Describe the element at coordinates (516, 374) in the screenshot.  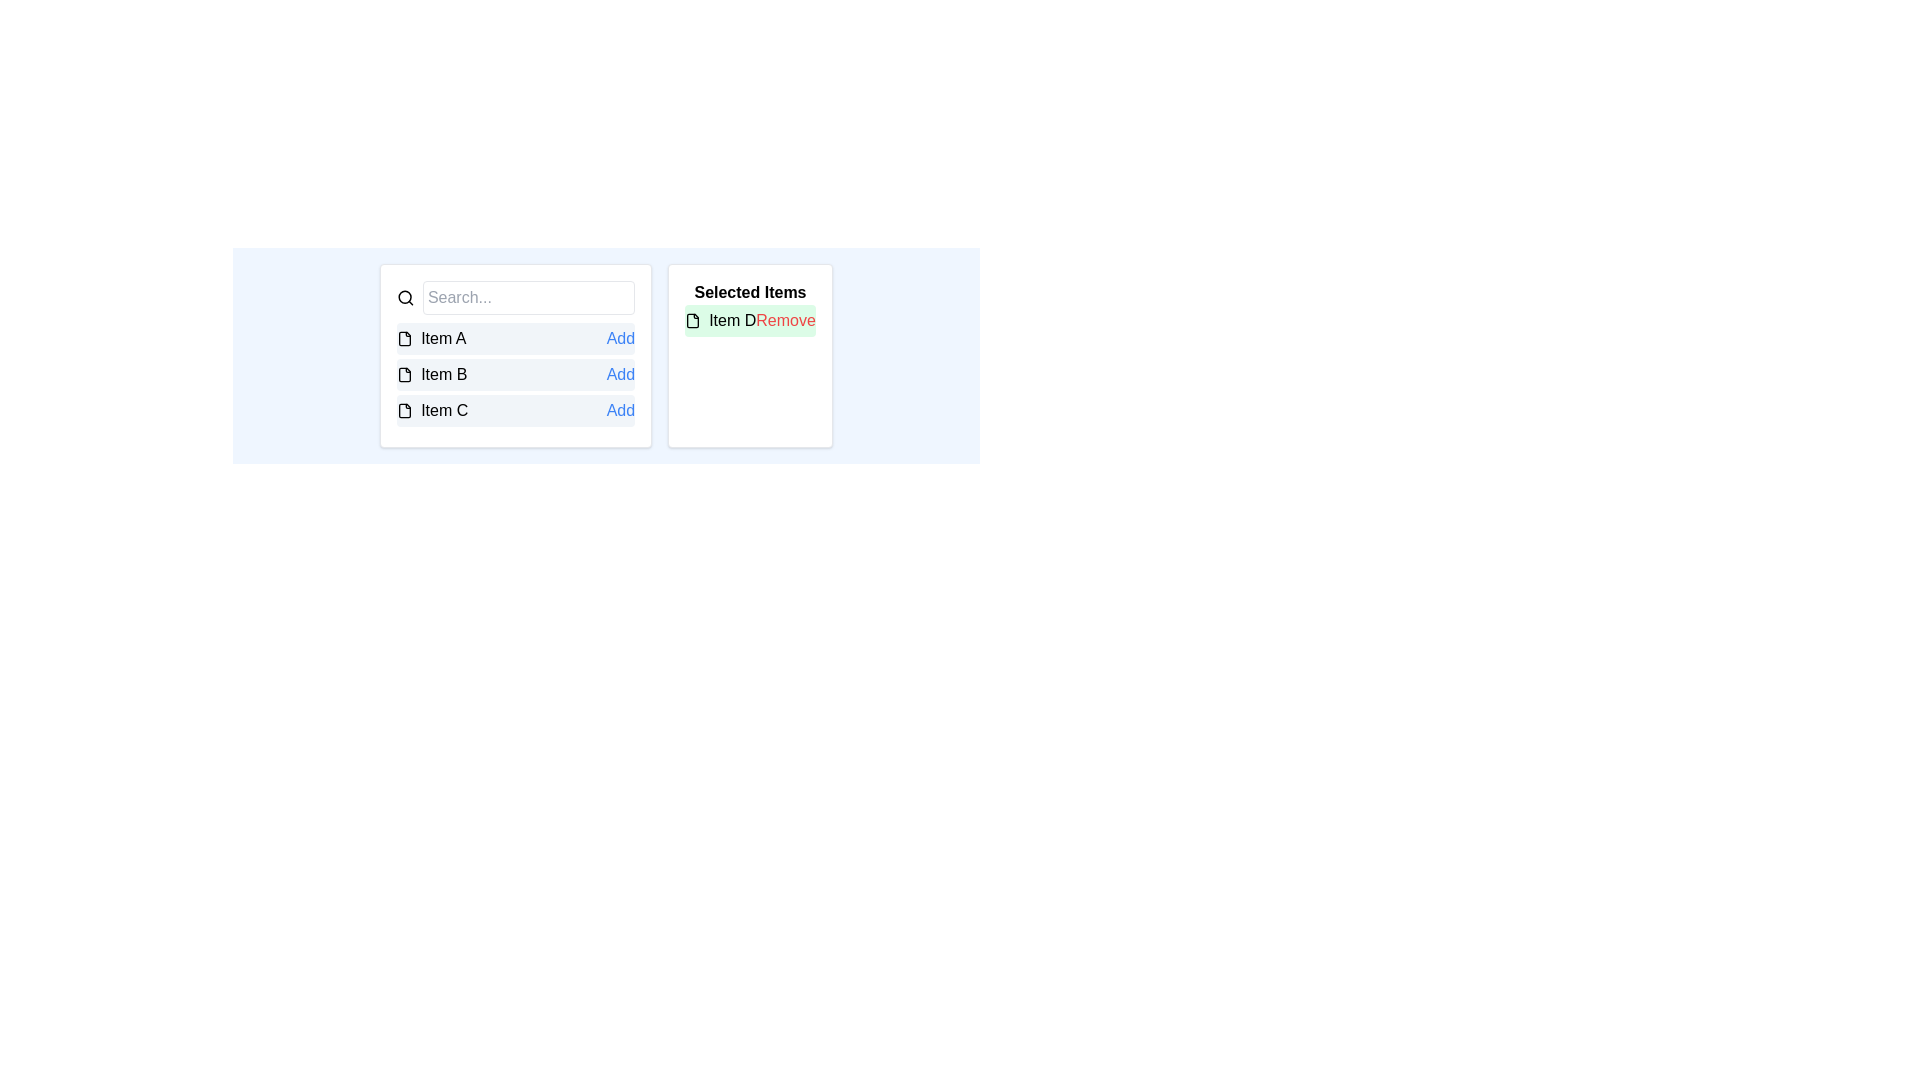
I see `the second item in the 'Available Items' list, labeled 'Item B'` at that location.